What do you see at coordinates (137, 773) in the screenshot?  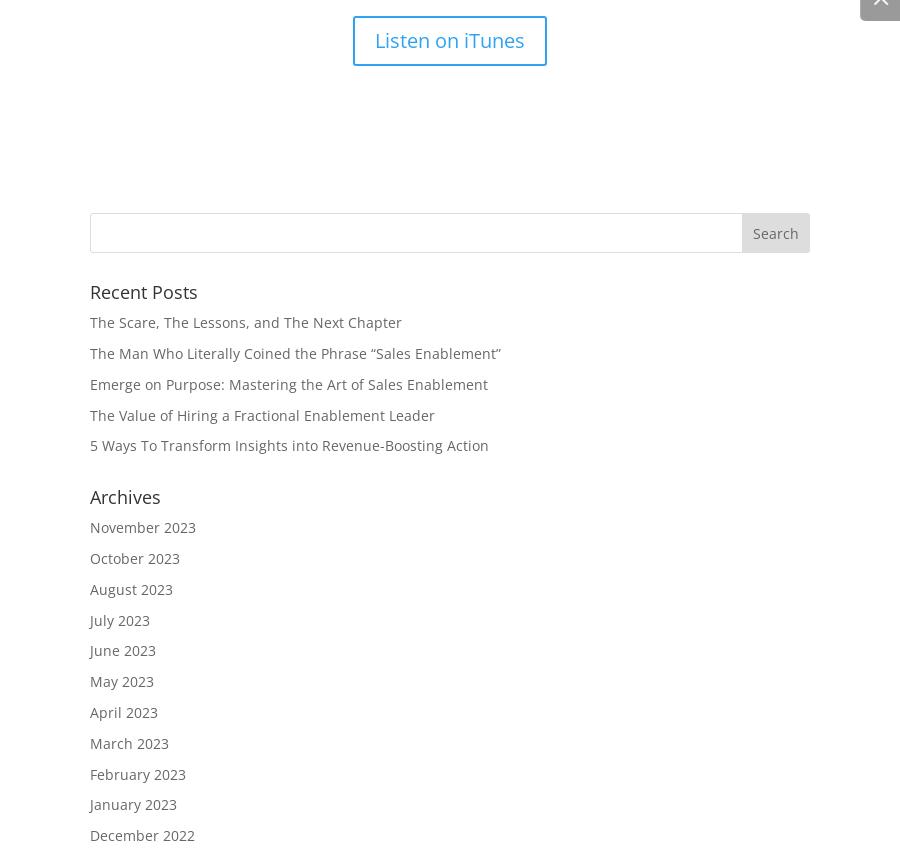 I see `'February 2023'` at bounding box center [137, 773].